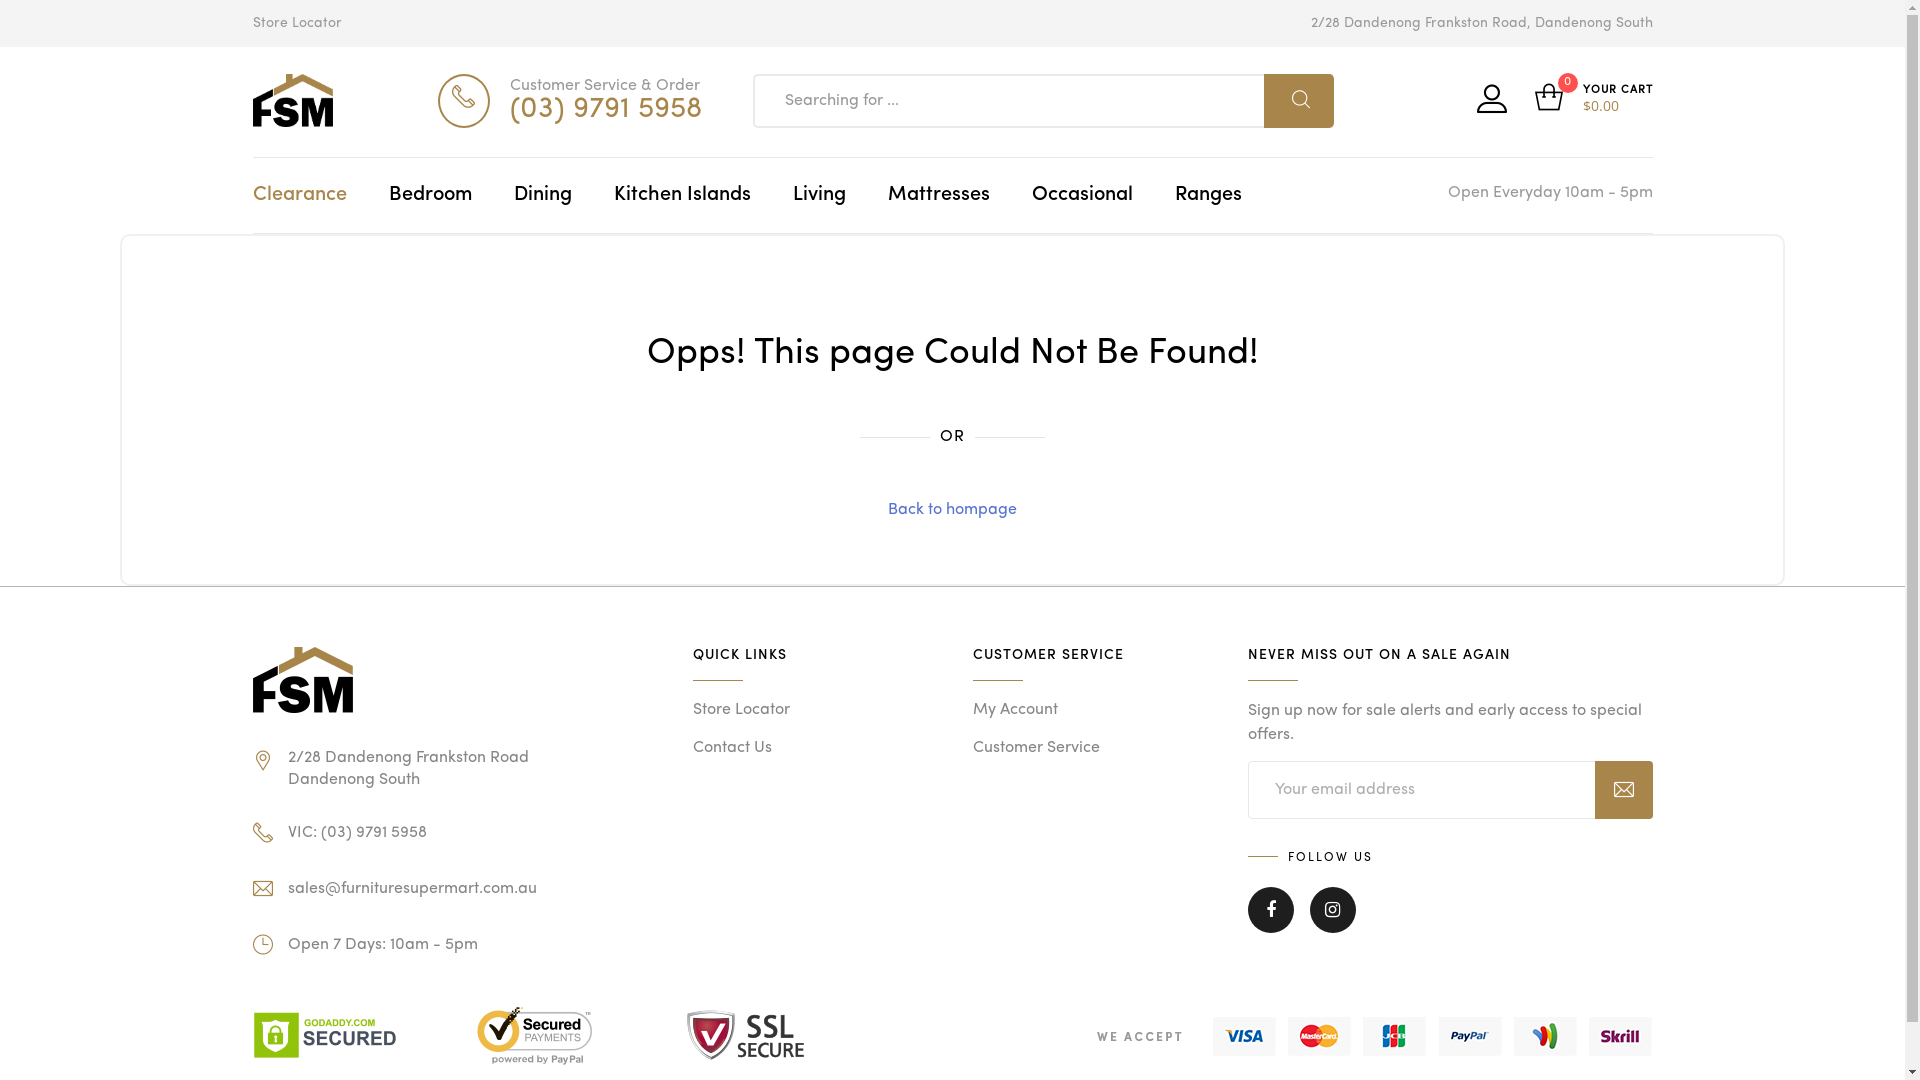 This screenshot has height=1080, width=1920. Describe the element at coordinates (1081, 195) in the screenshot. I see `'Occasional'` at that location.